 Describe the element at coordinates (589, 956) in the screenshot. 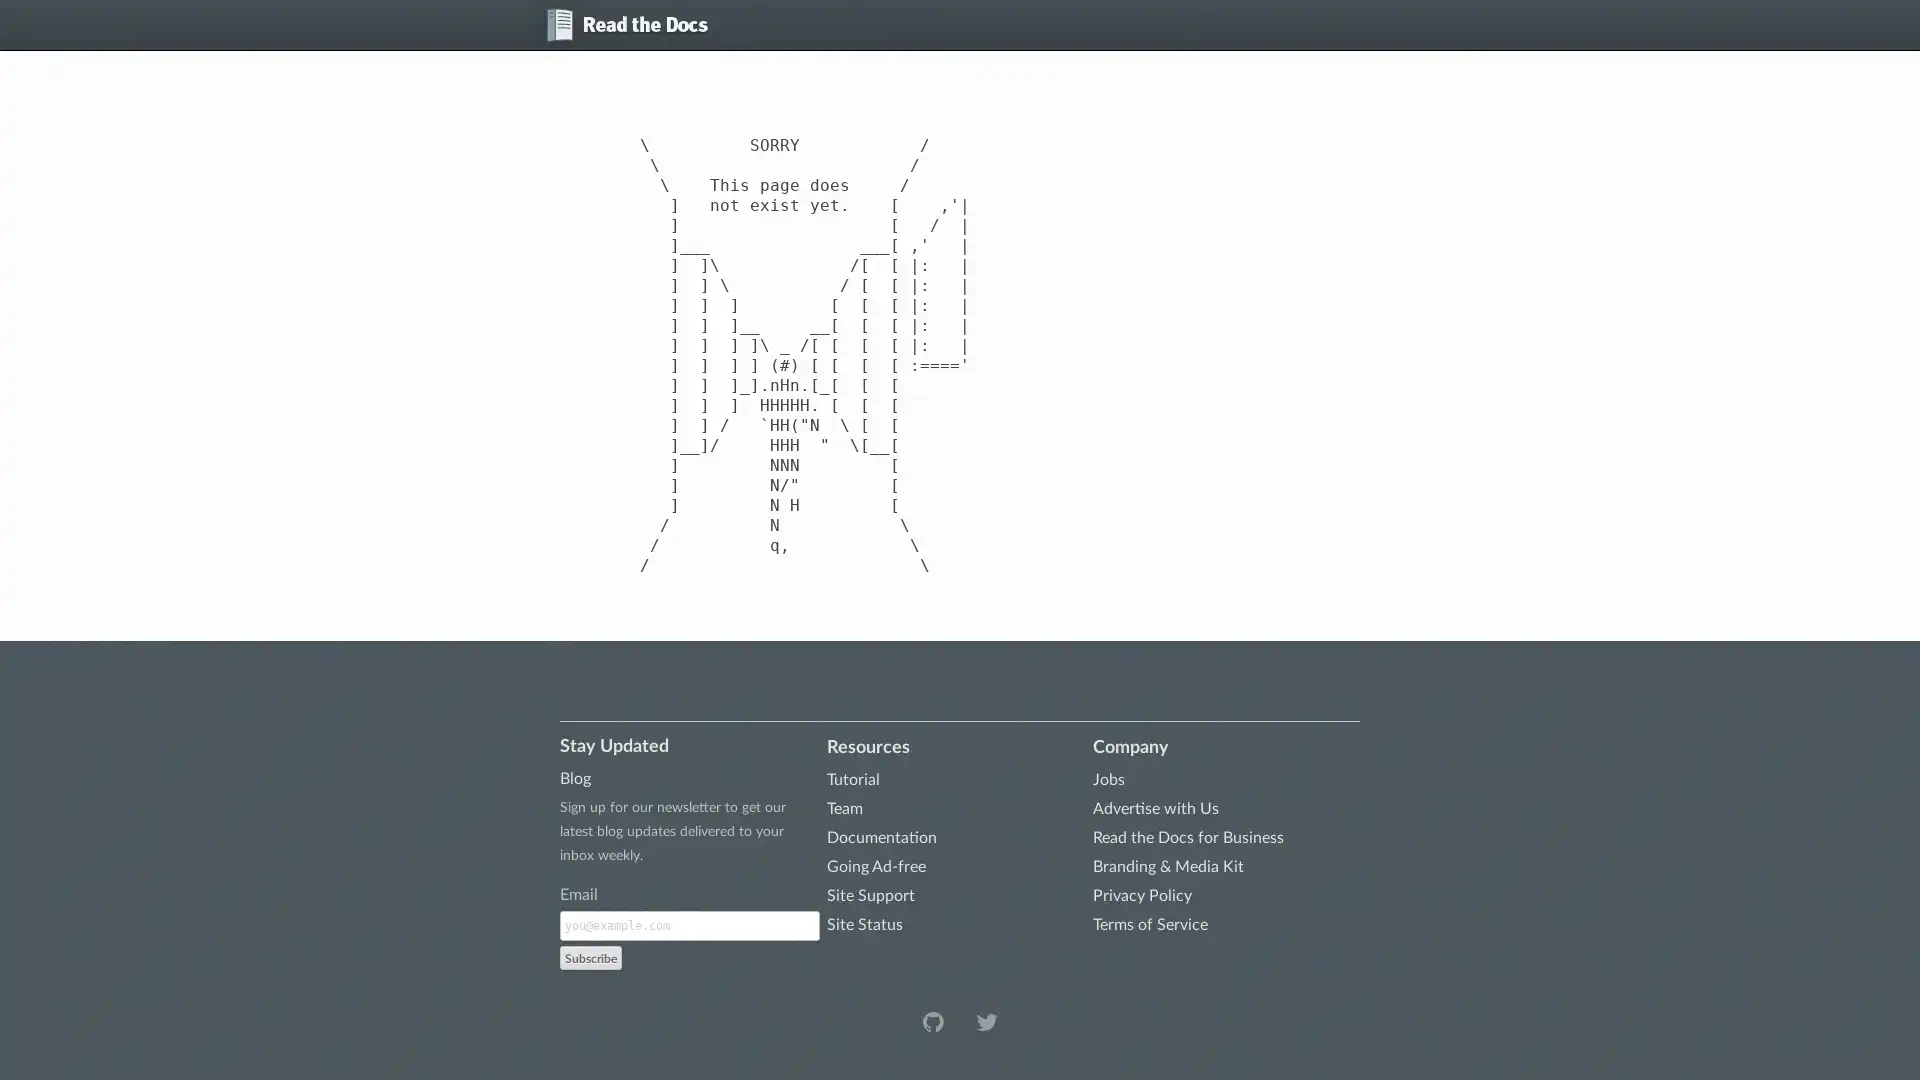

I see `Subscribe` at that location.